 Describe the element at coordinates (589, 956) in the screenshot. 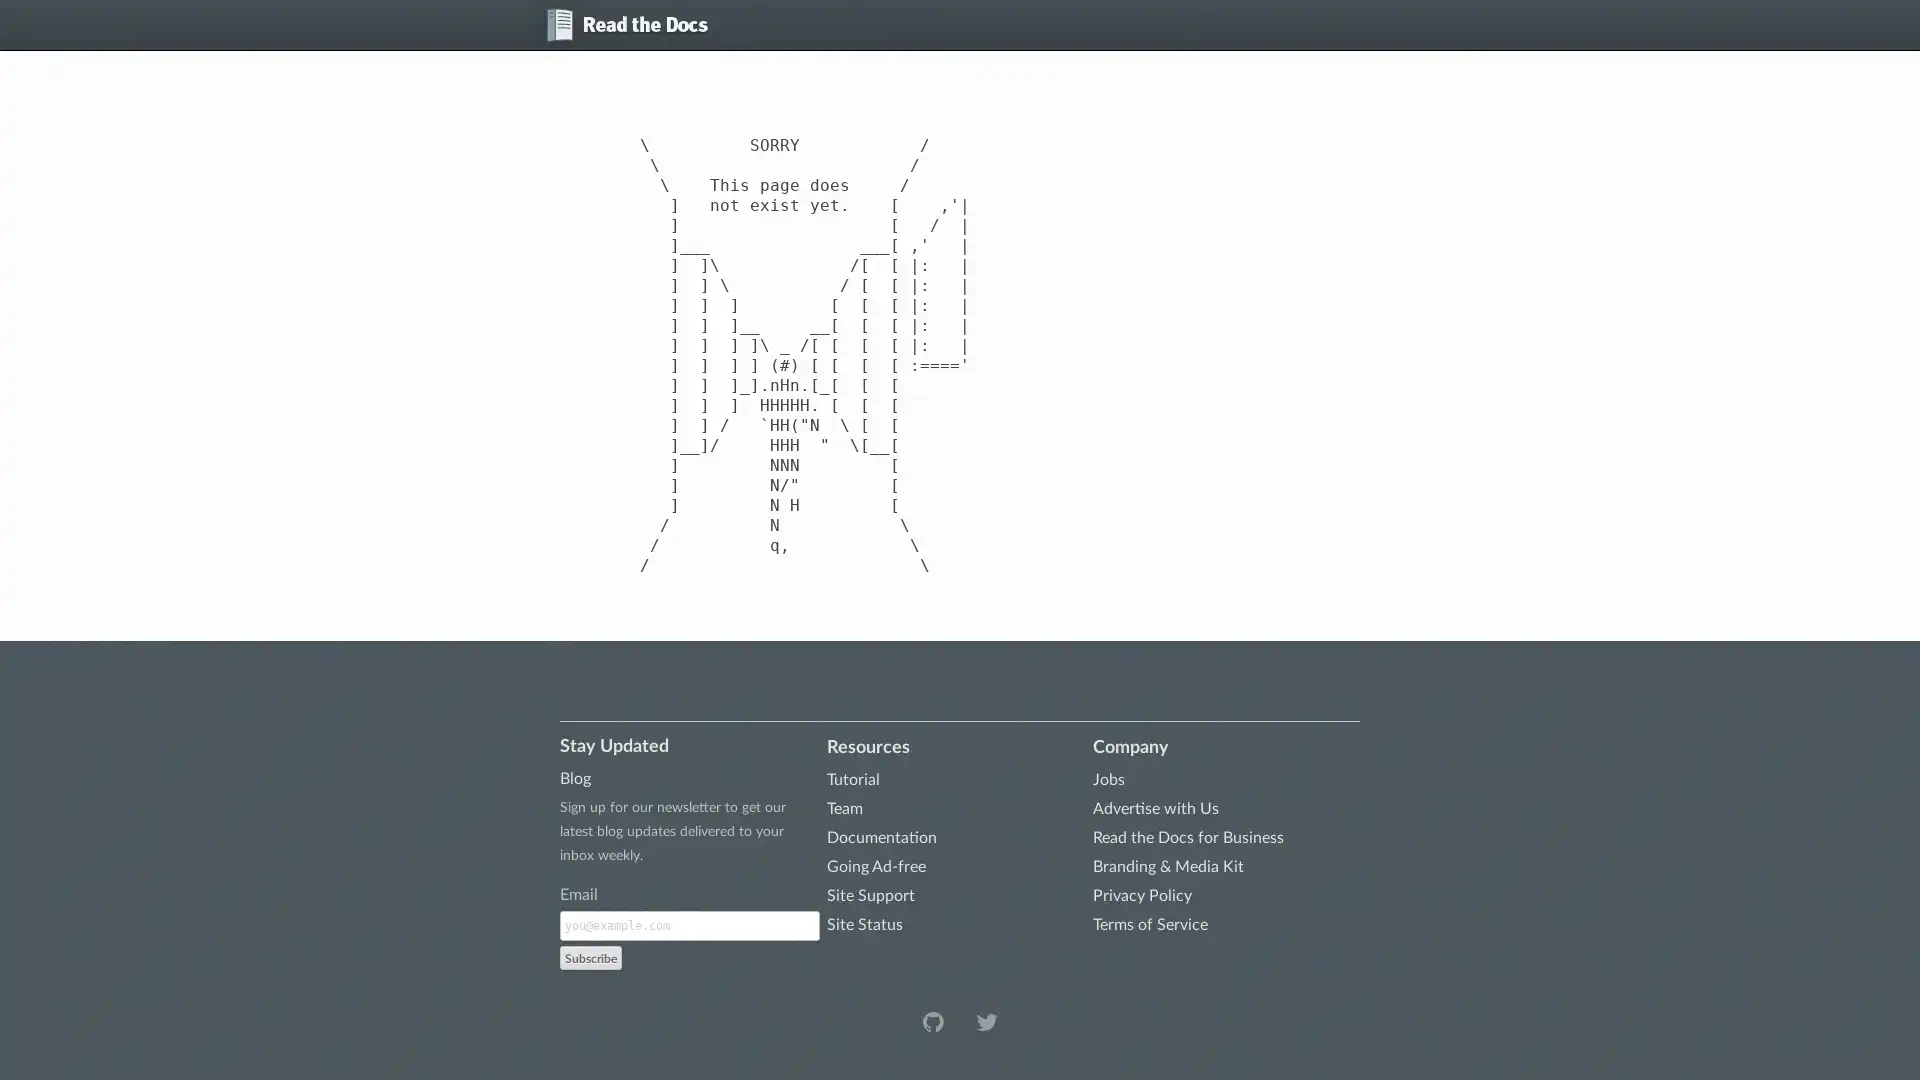

I see `Subscribe` at that location.